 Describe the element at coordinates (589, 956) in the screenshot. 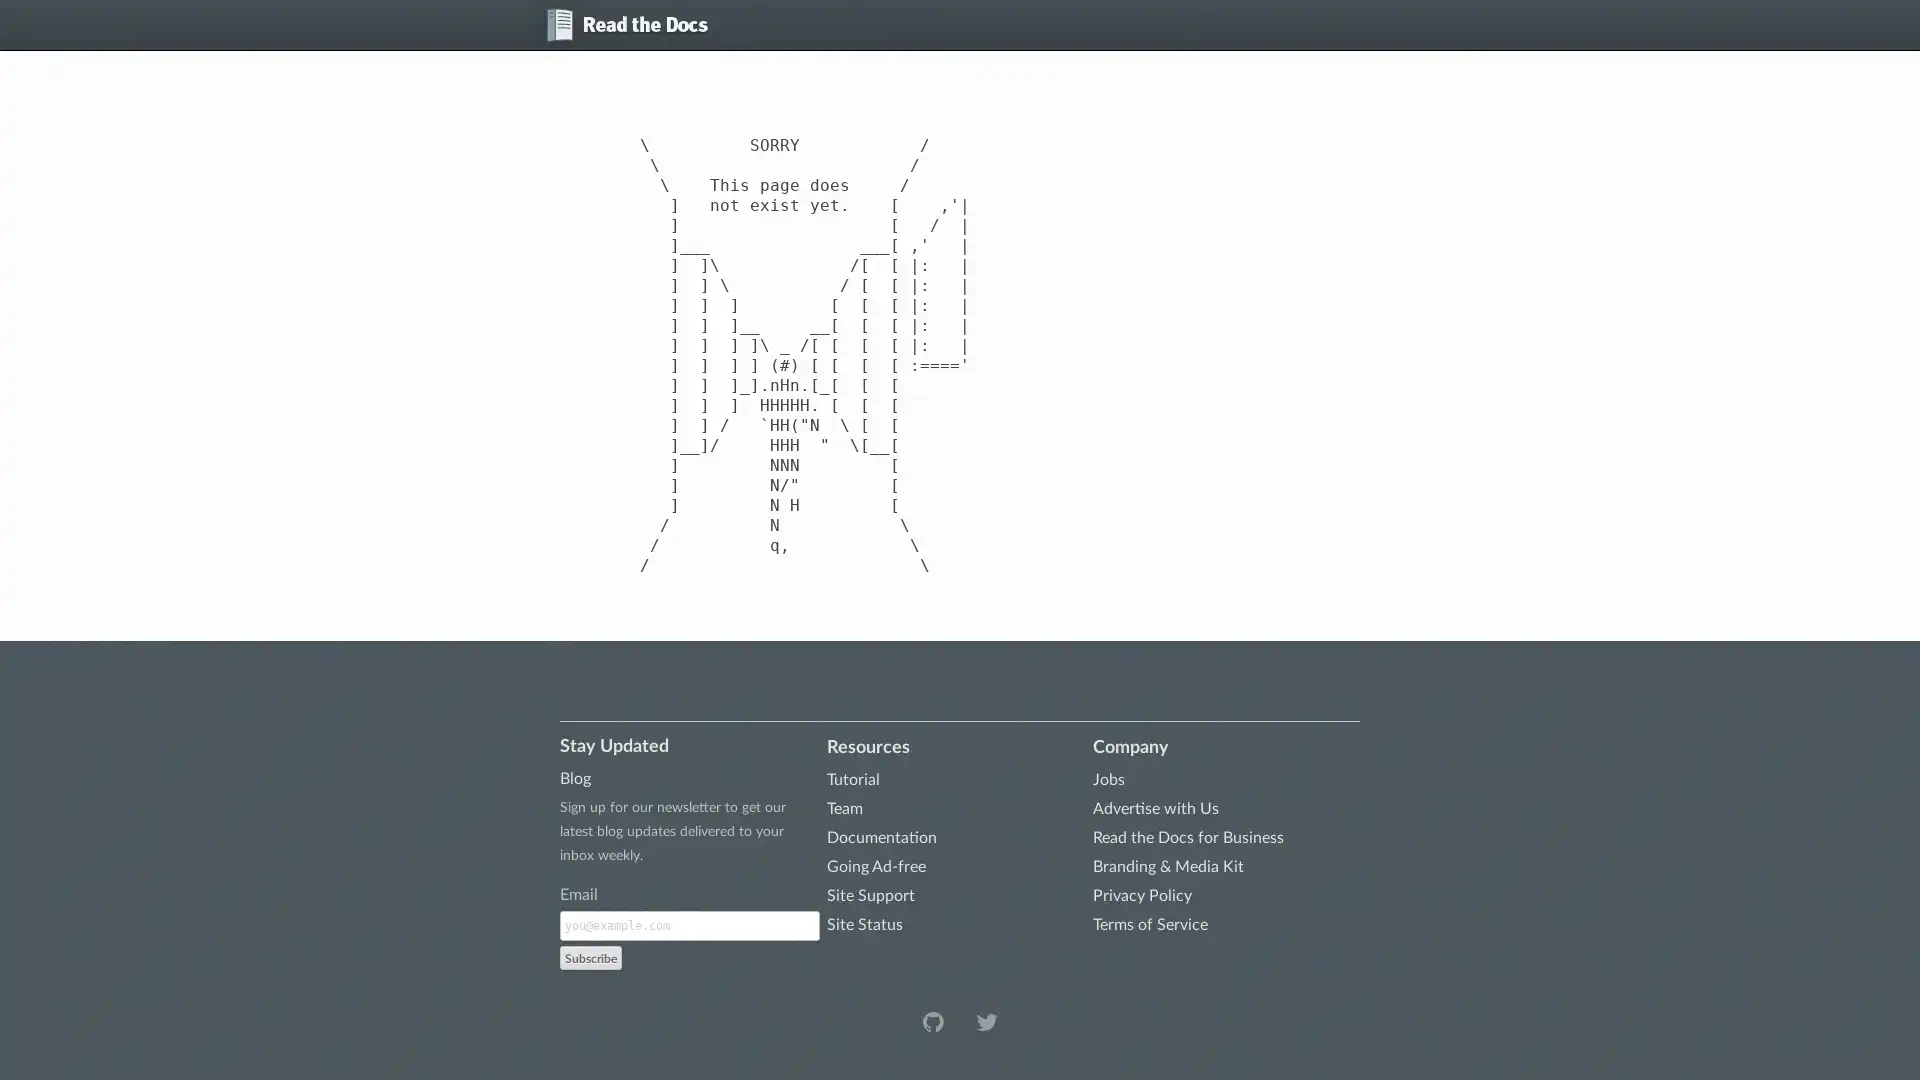

I see `Subscribe` at that location.